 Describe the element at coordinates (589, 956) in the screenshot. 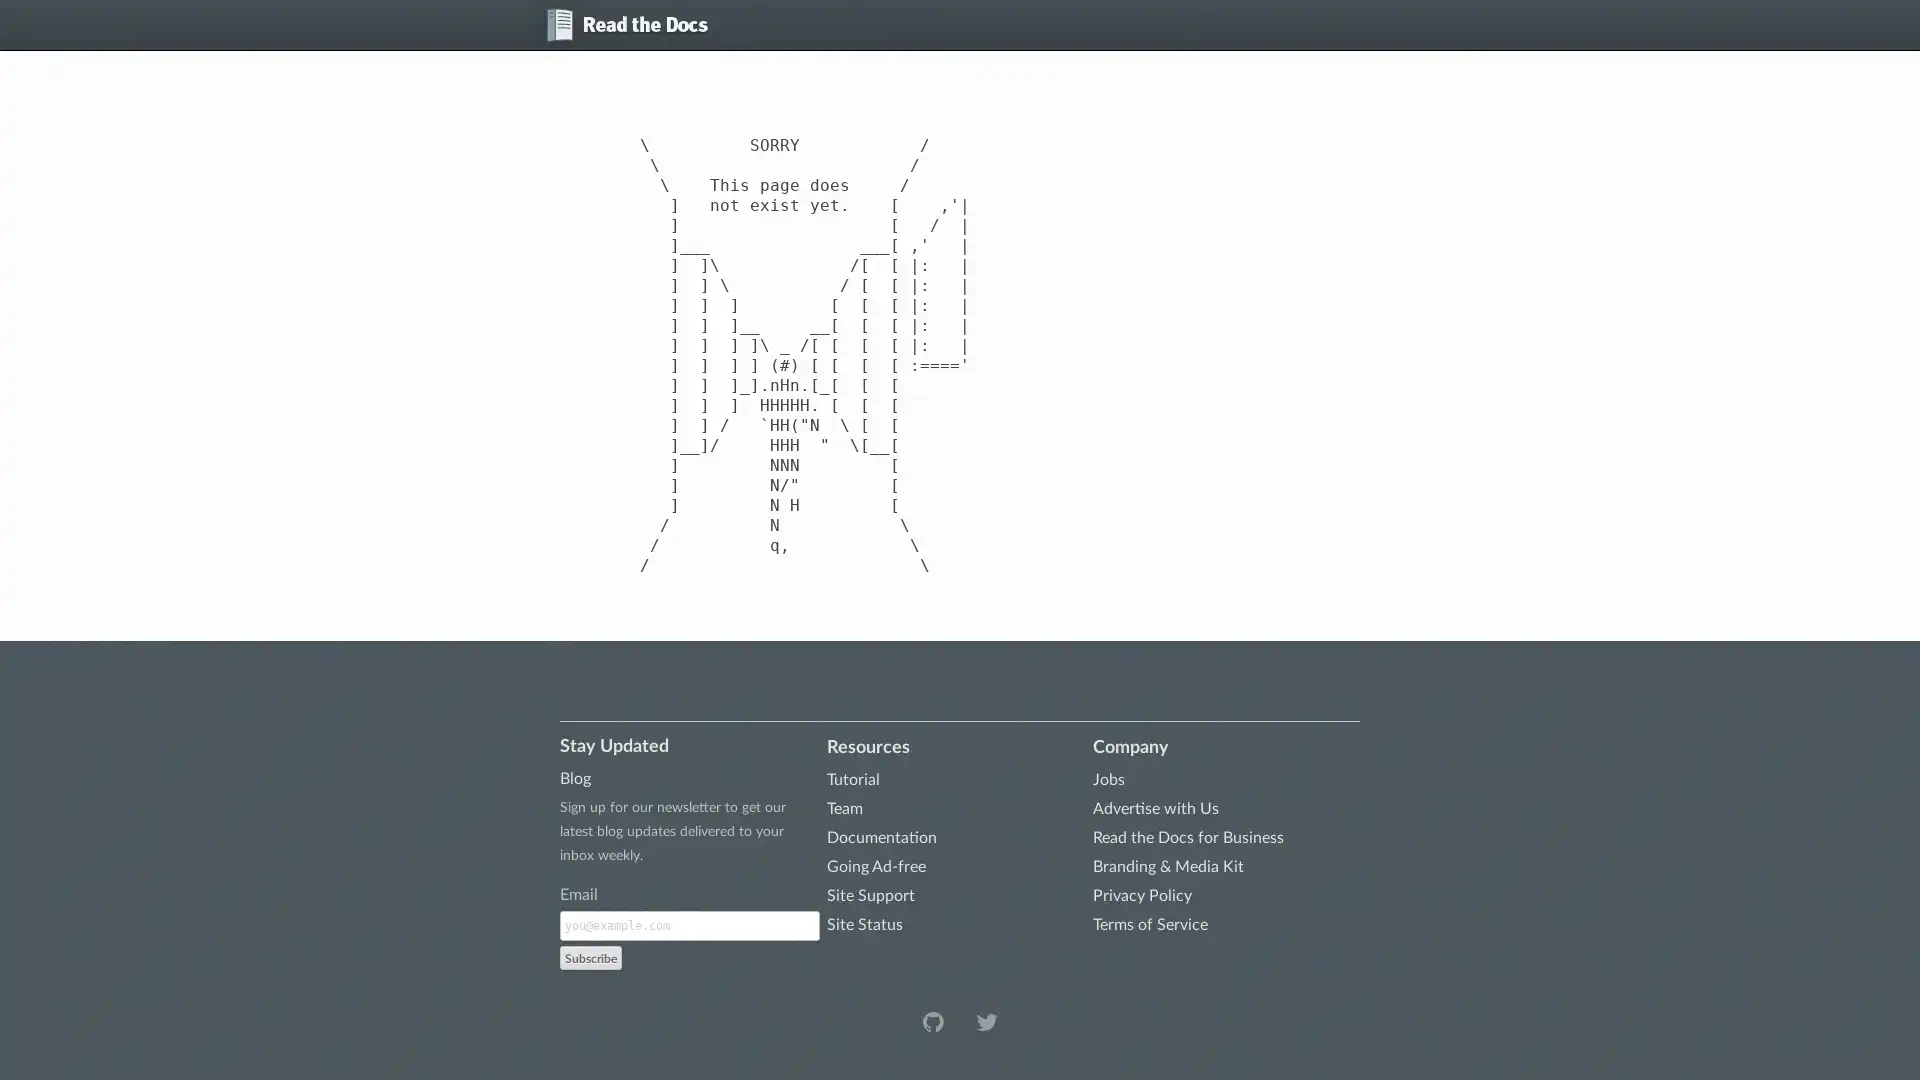

I see `Subscribe` at that location.